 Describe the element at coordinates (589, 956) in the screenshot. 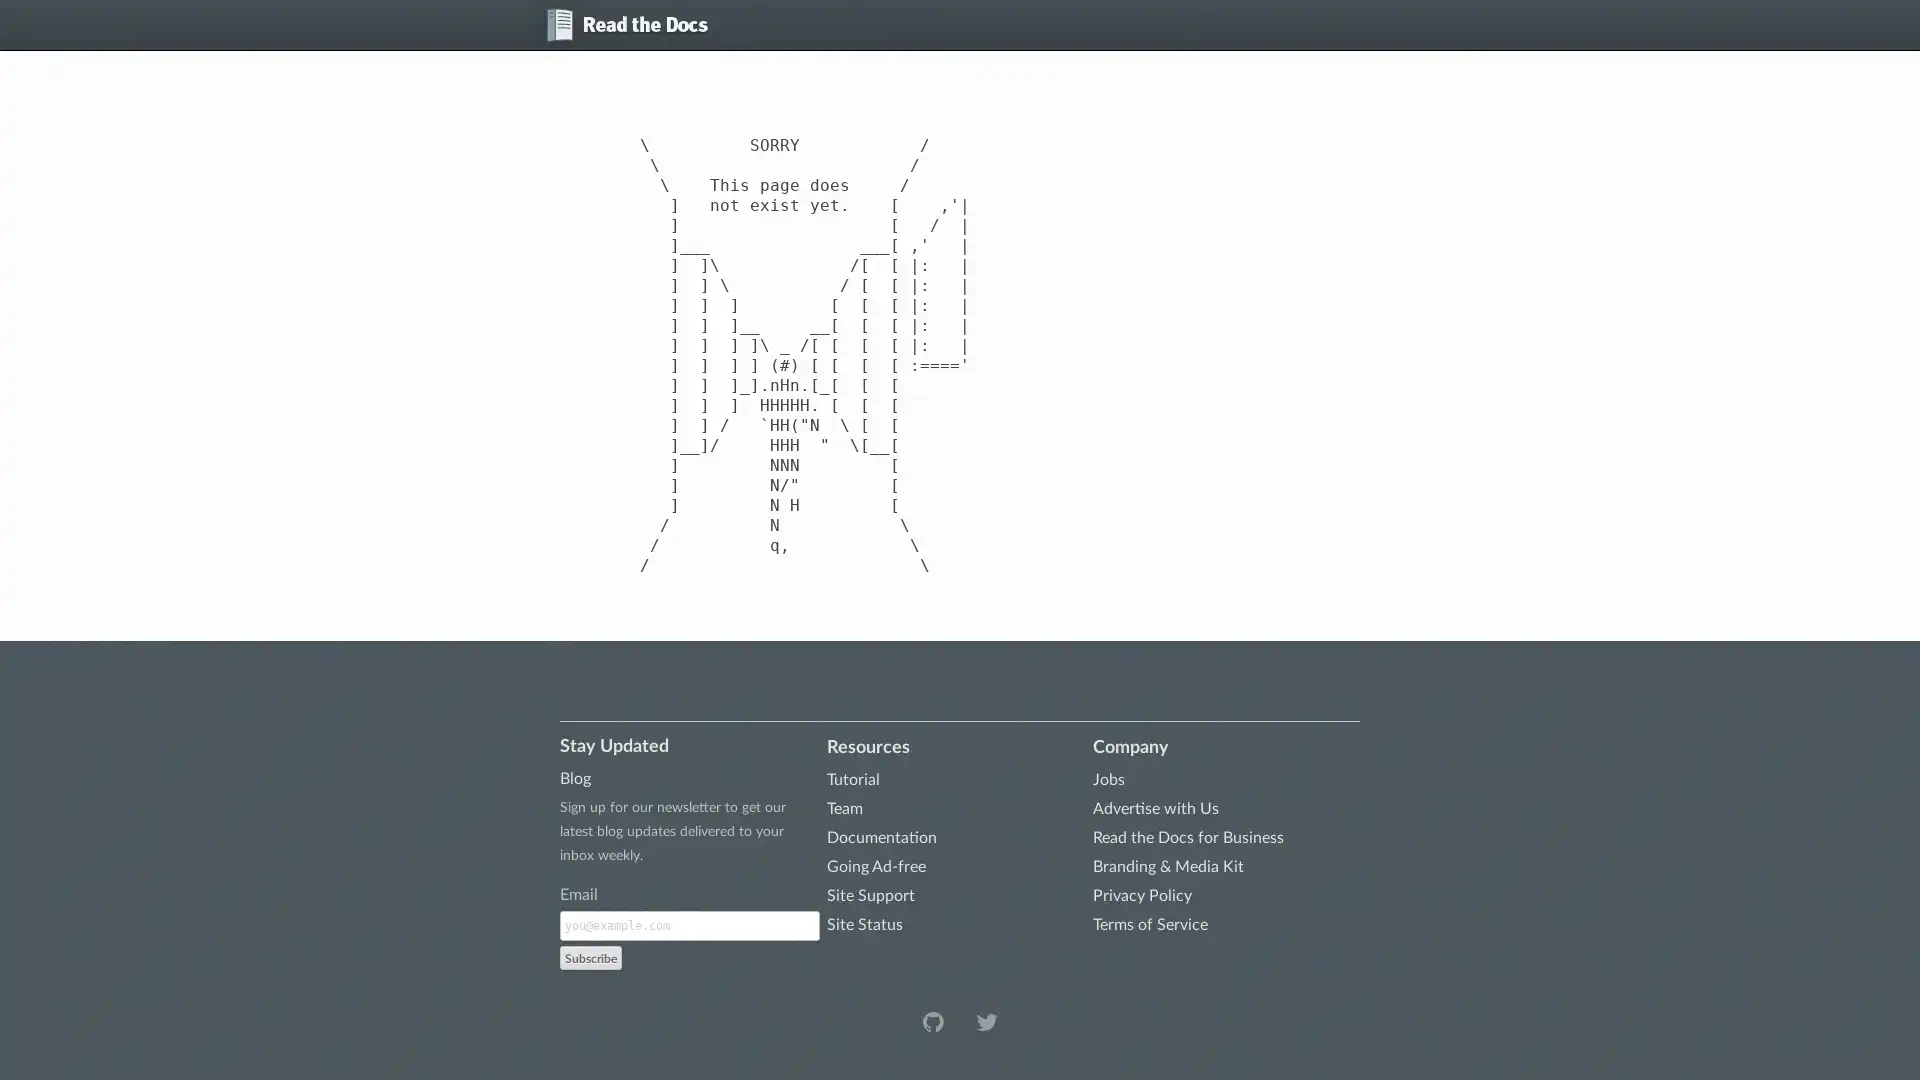

I see `Subscribe` at that location.